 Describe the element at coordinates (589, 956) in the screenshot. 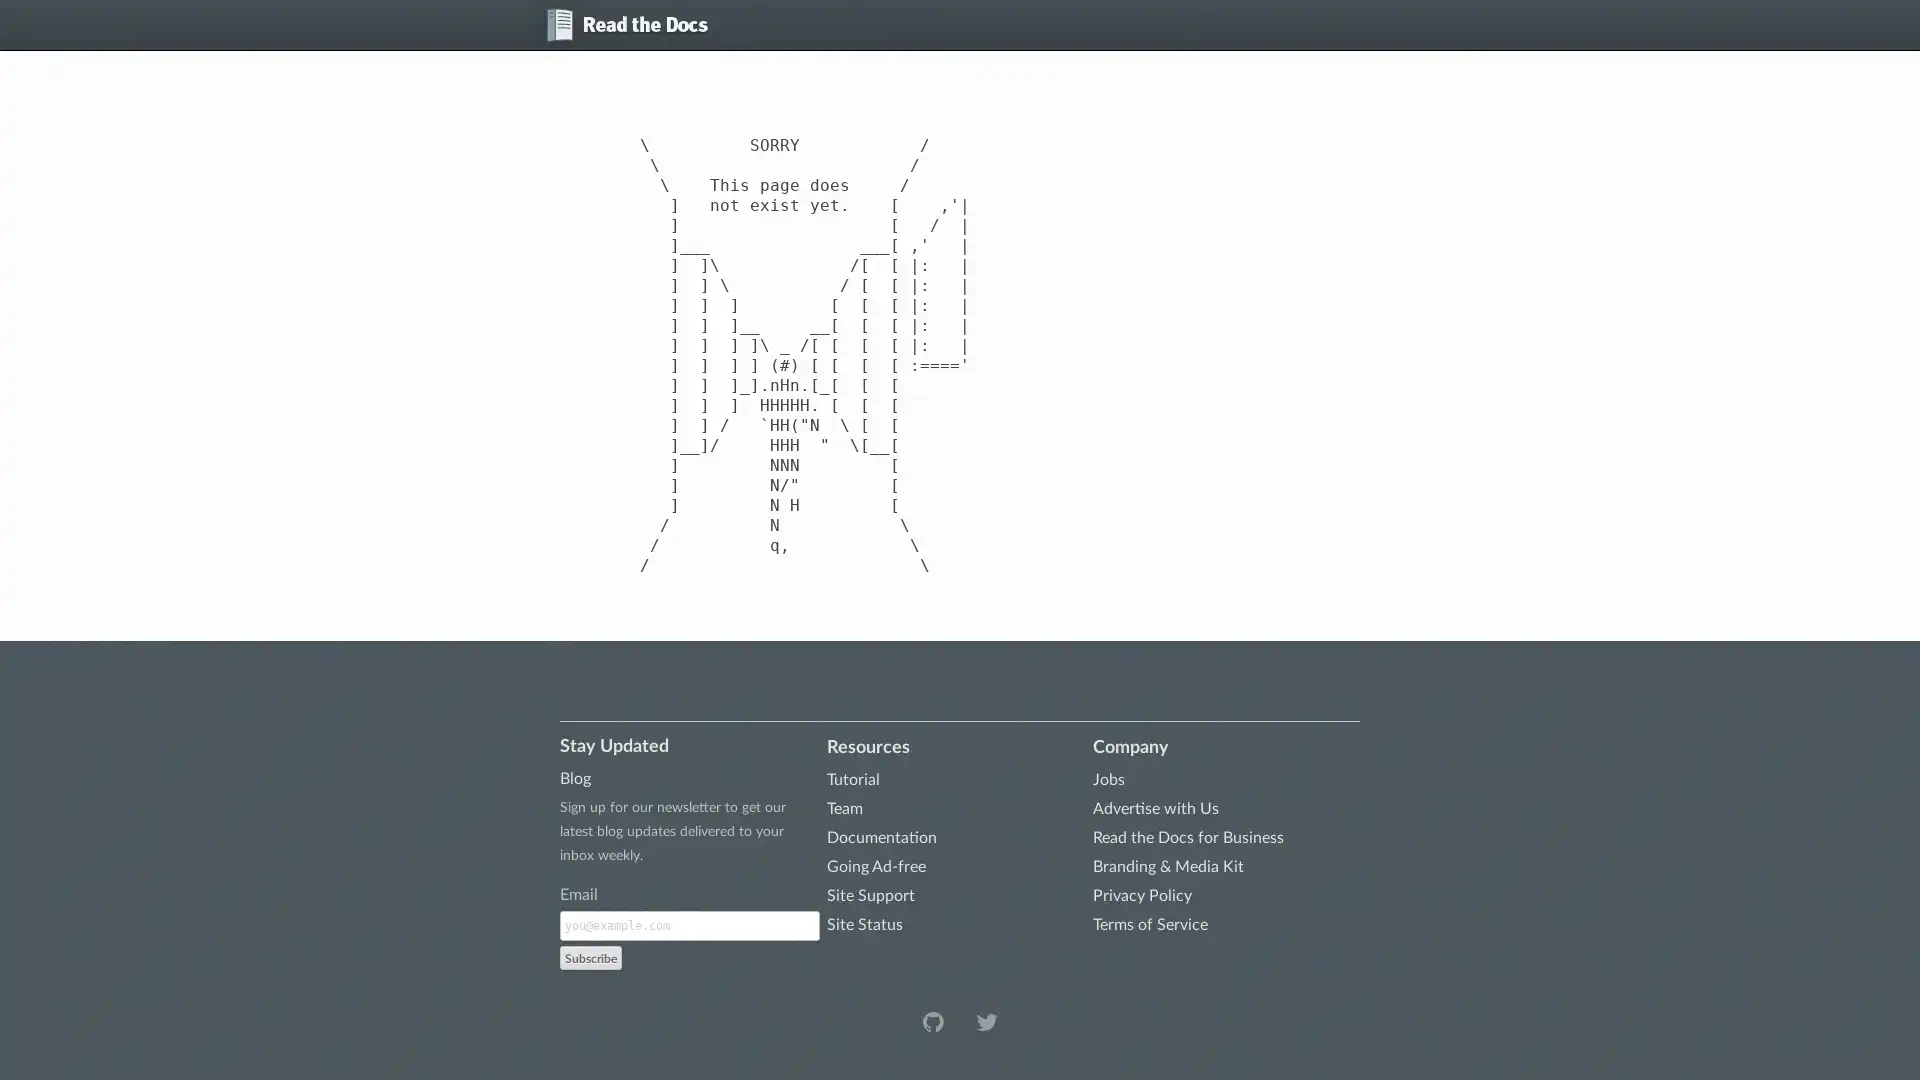

I see `Subscribe` at that location.